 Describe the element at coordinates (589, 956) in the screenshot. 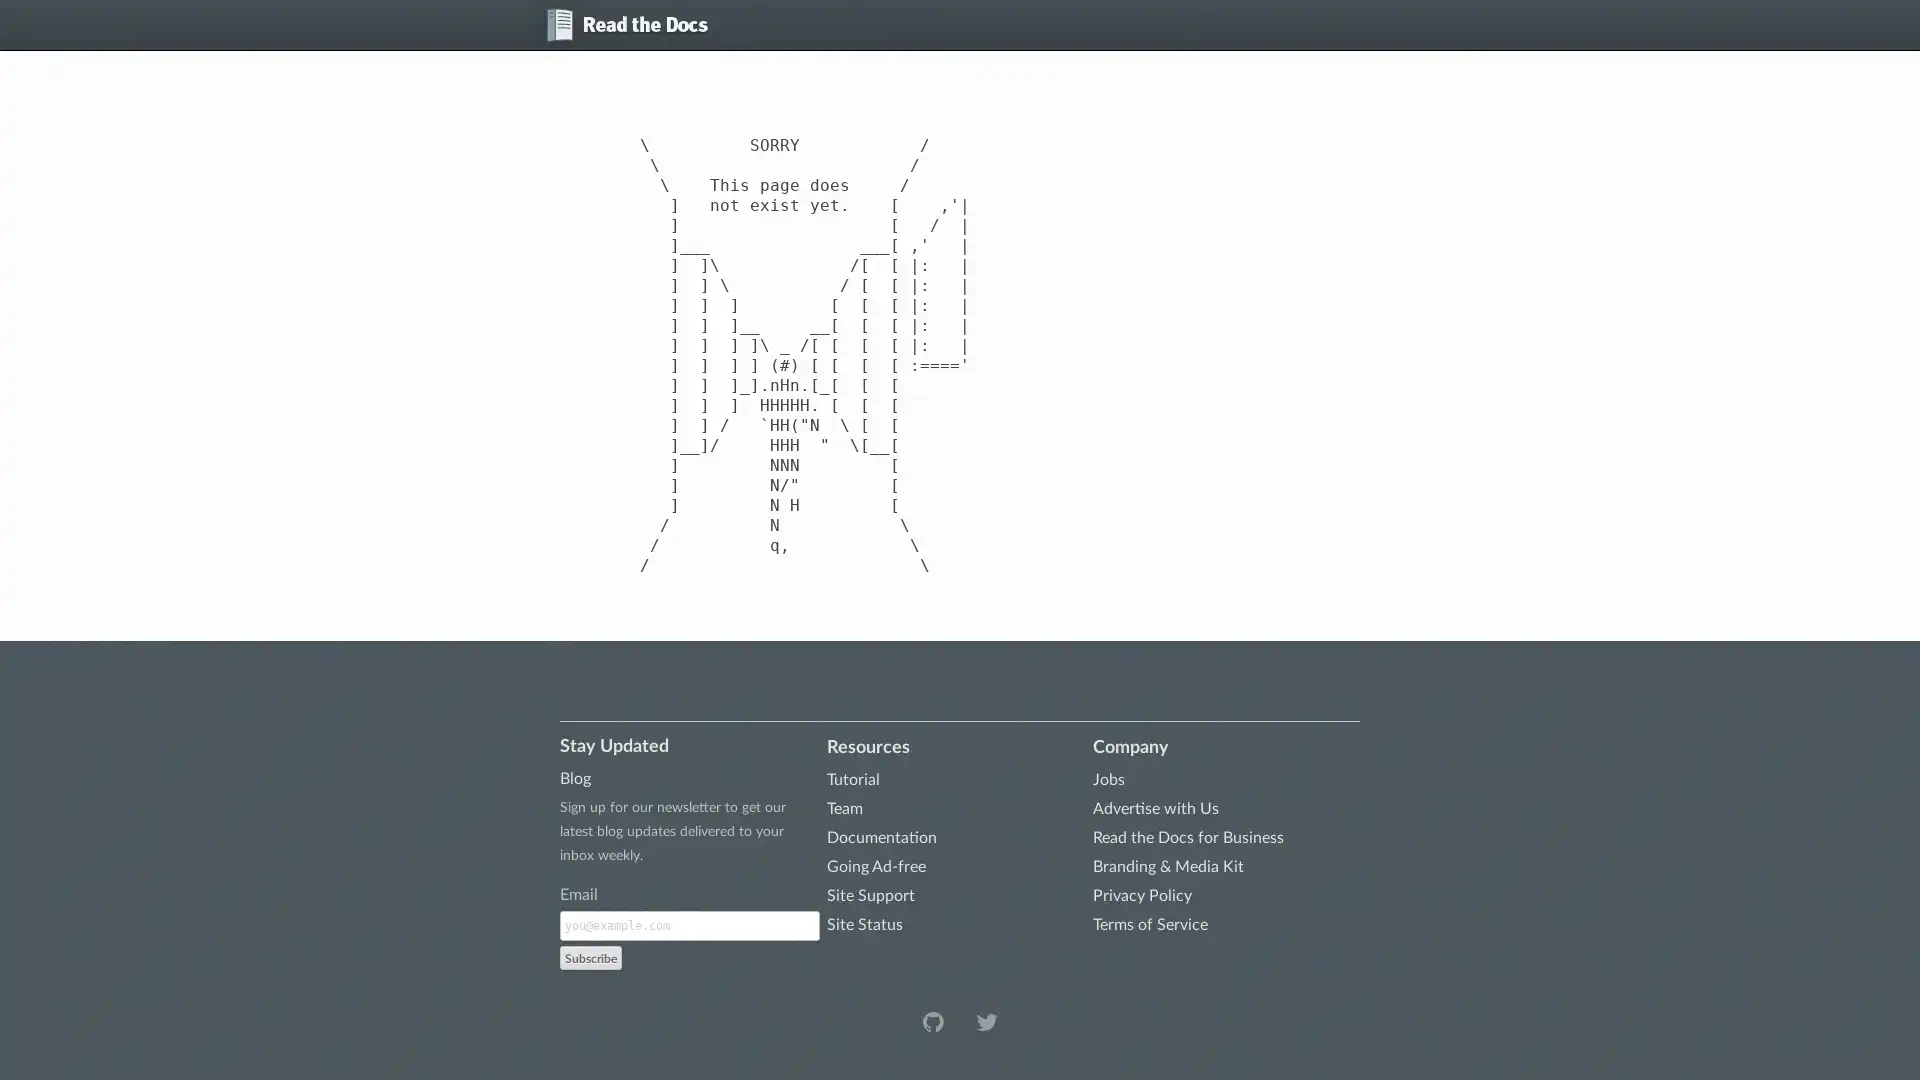

I see `Subscribe` at that location.